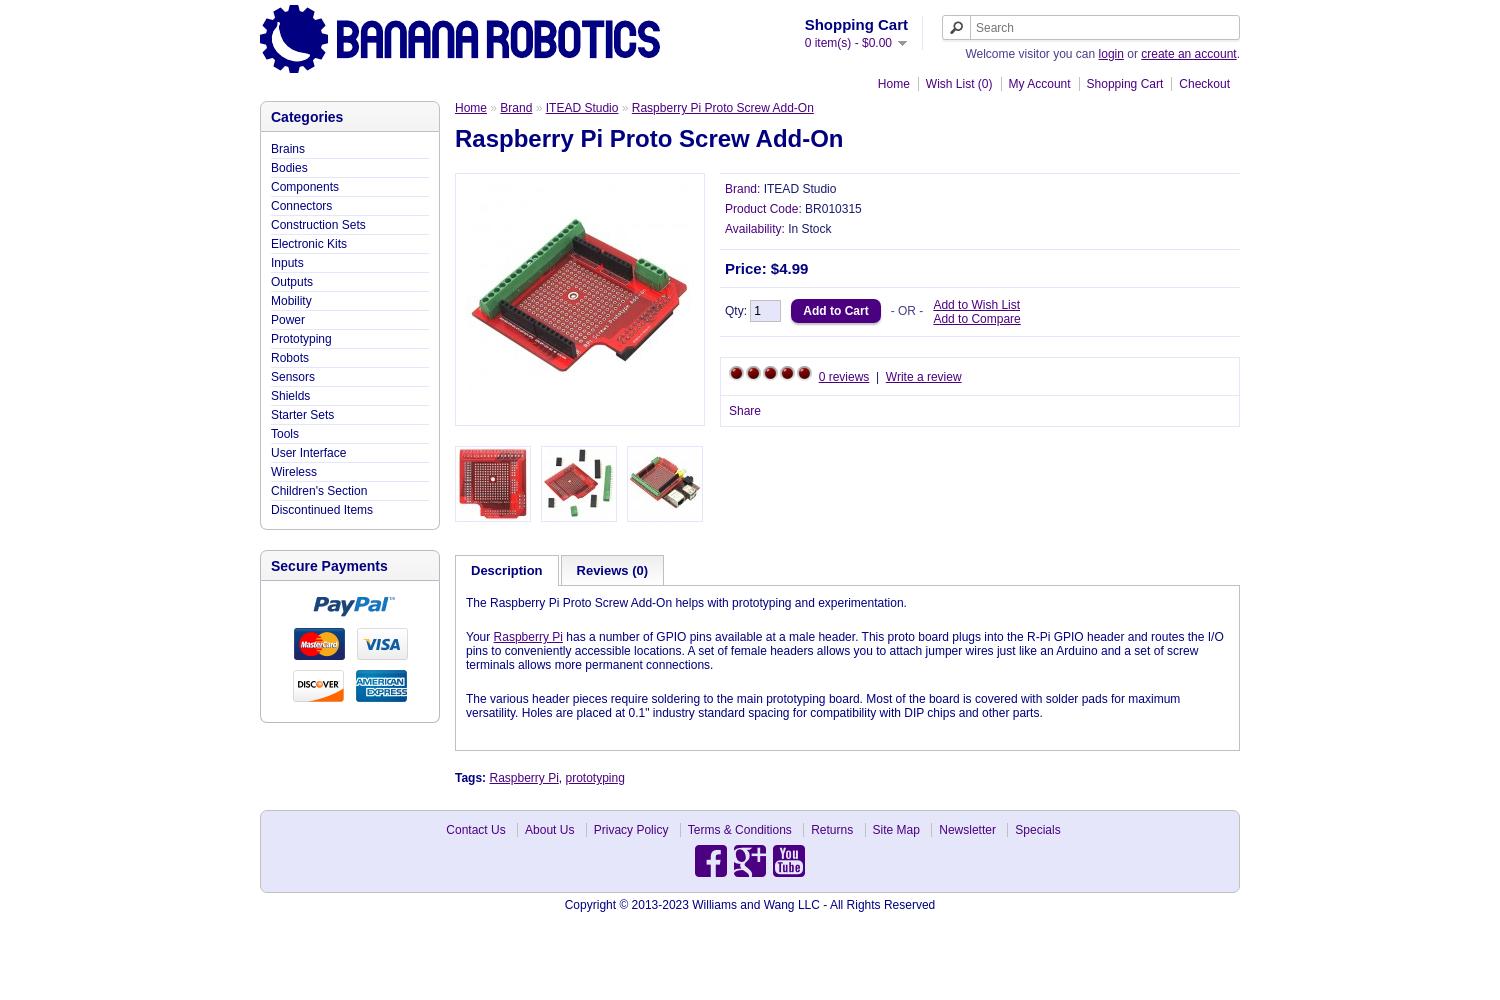  What do you see at coordinates (630, 829) in the screenshot?
I see `'Privacy Policy'` at bounding box center [630, 829].